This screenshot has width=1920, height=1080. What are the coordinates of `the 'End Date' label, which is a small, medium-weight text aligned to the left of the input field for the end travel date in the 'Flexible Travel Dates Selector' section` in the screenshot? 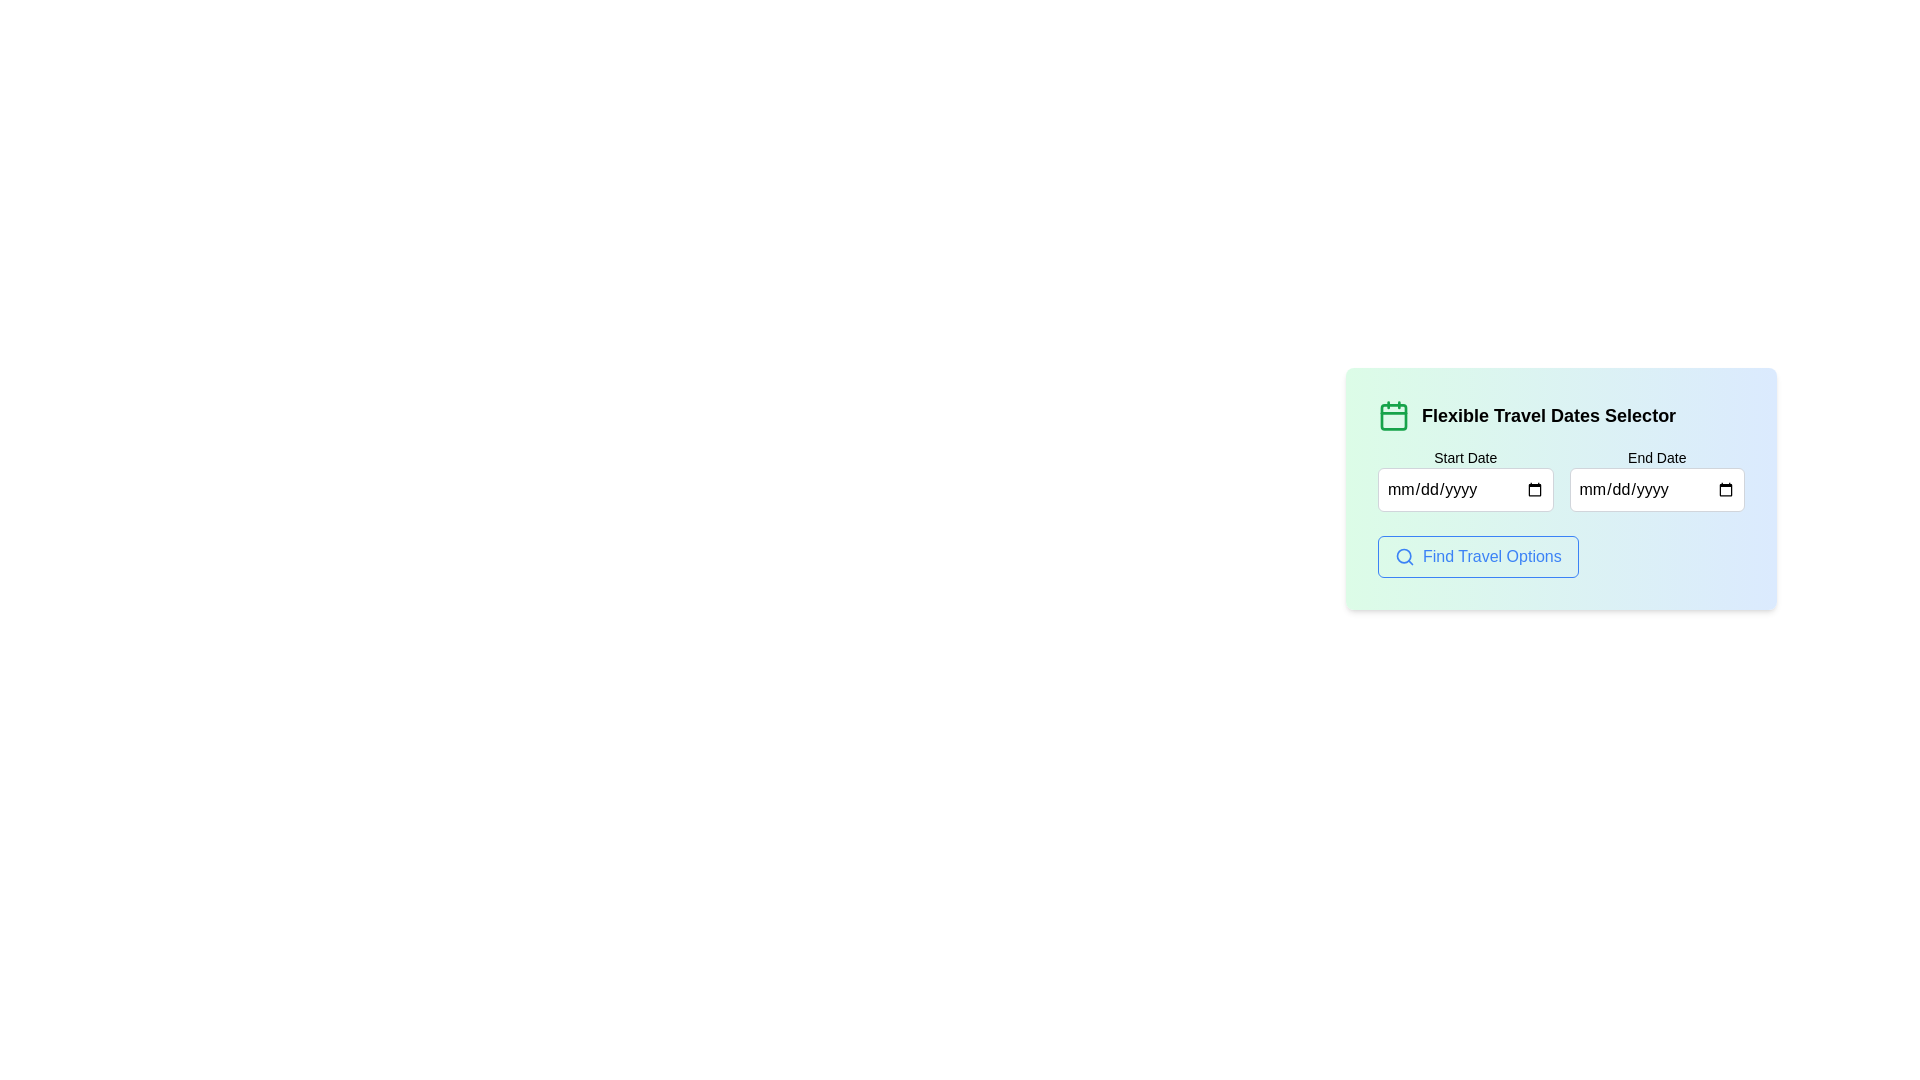 It's located at (1657, 458).